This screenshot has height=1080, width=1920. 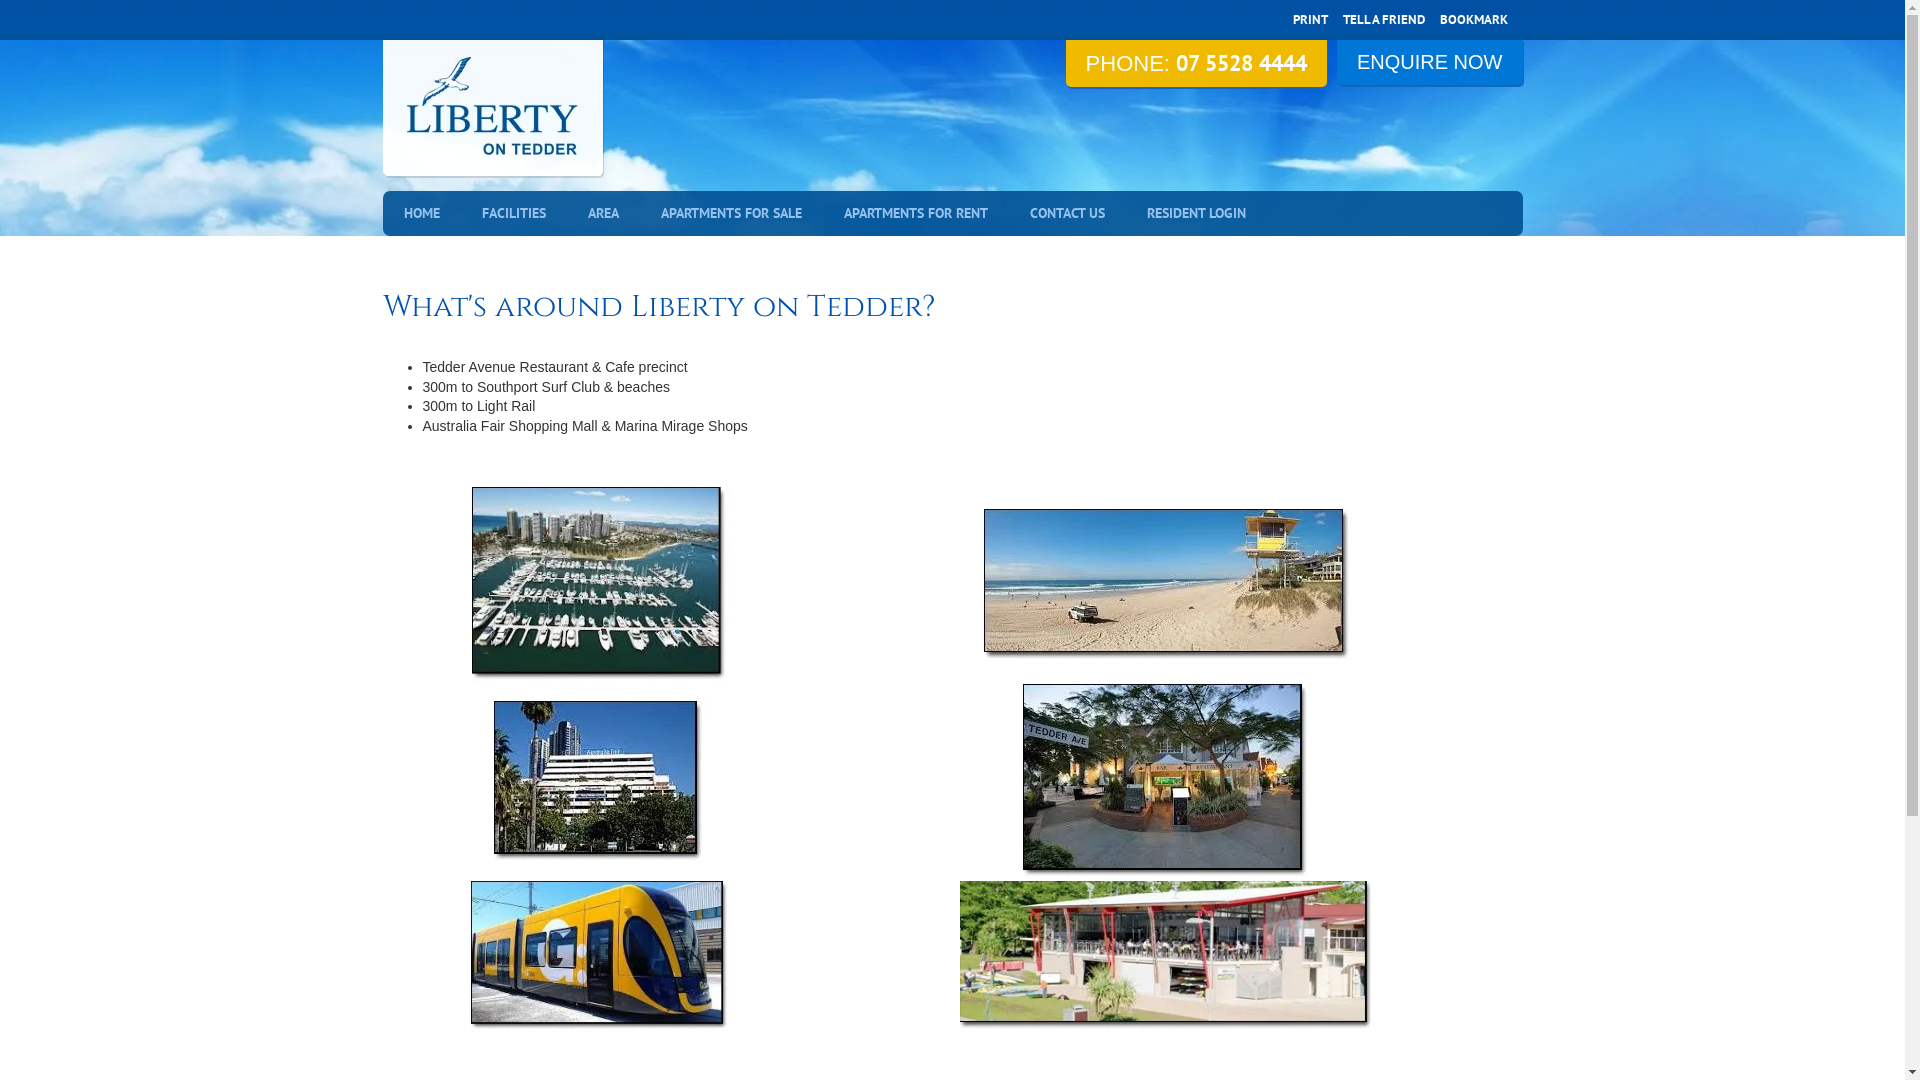 I want to click on 'AREA', so click(x=601, y=213).